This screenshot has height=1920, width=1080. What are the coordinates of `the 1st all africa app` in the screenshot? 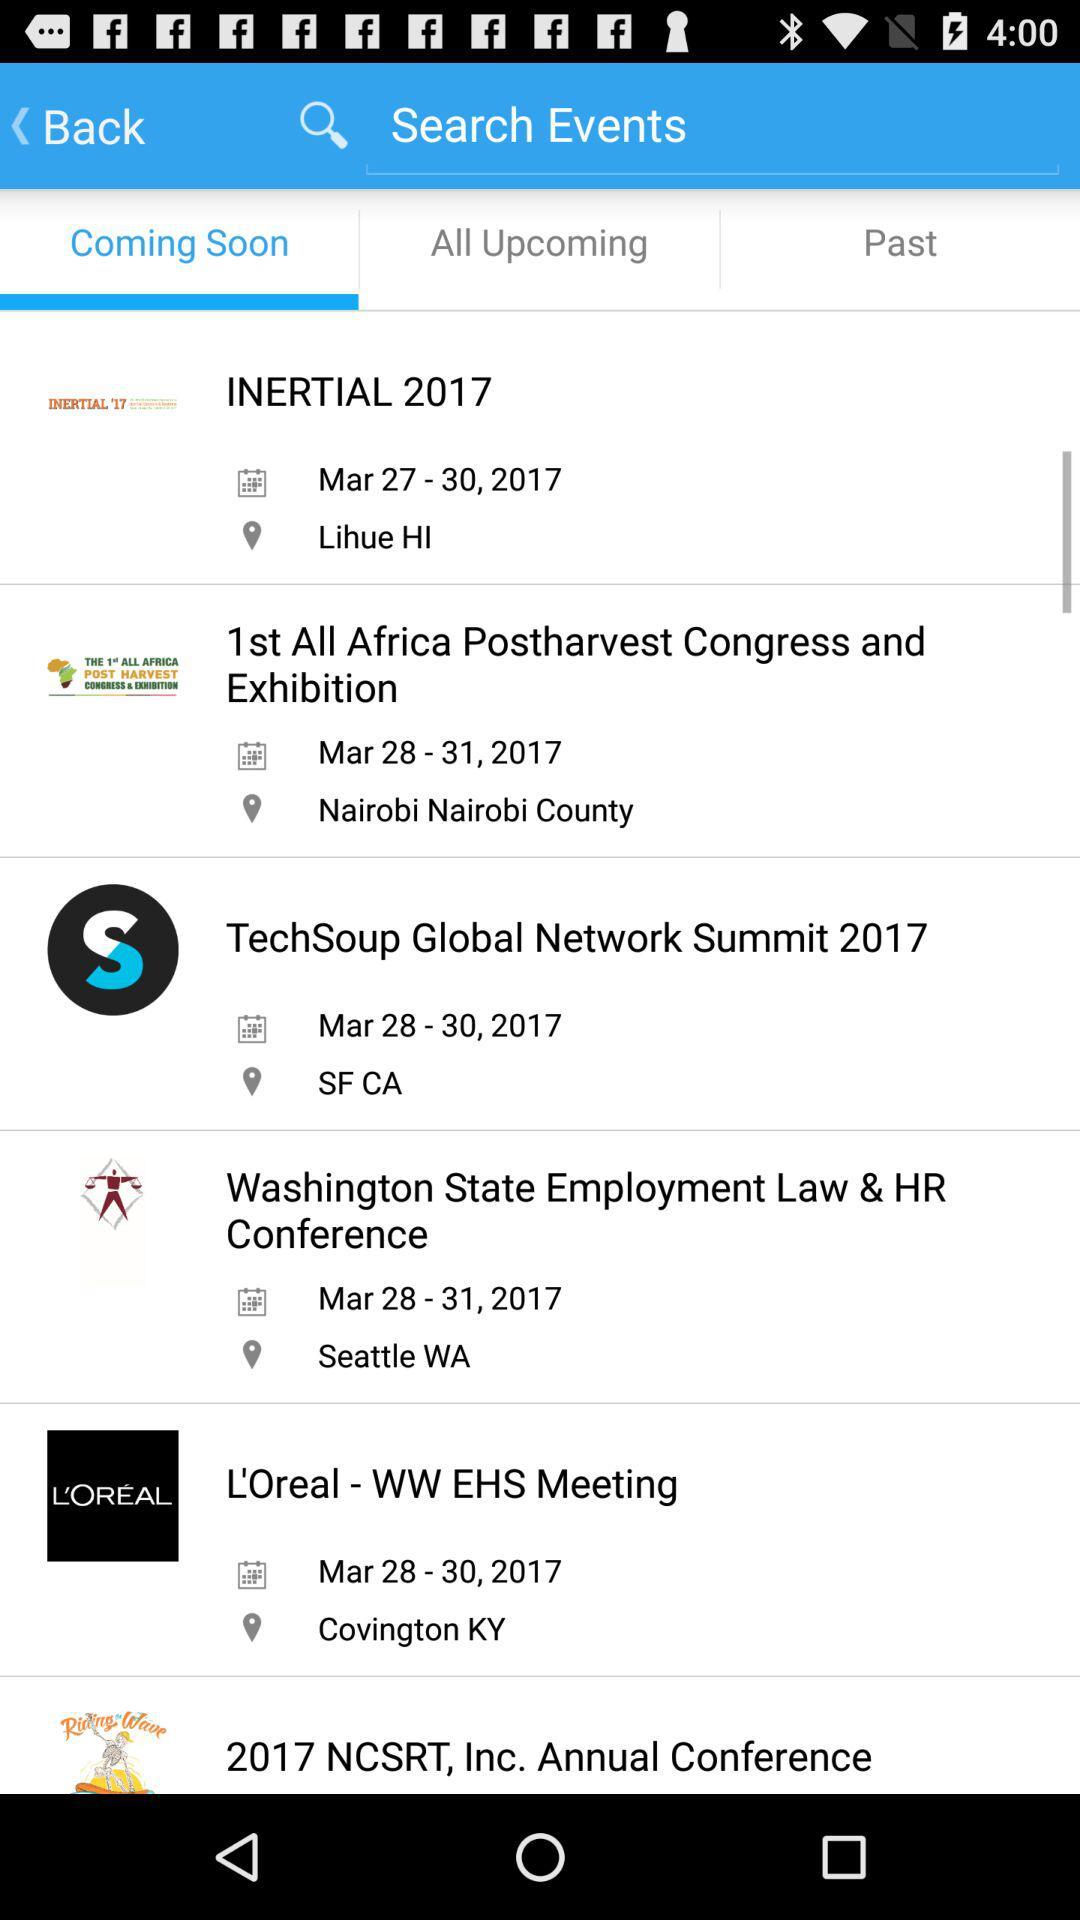 It's located at (609, 663).